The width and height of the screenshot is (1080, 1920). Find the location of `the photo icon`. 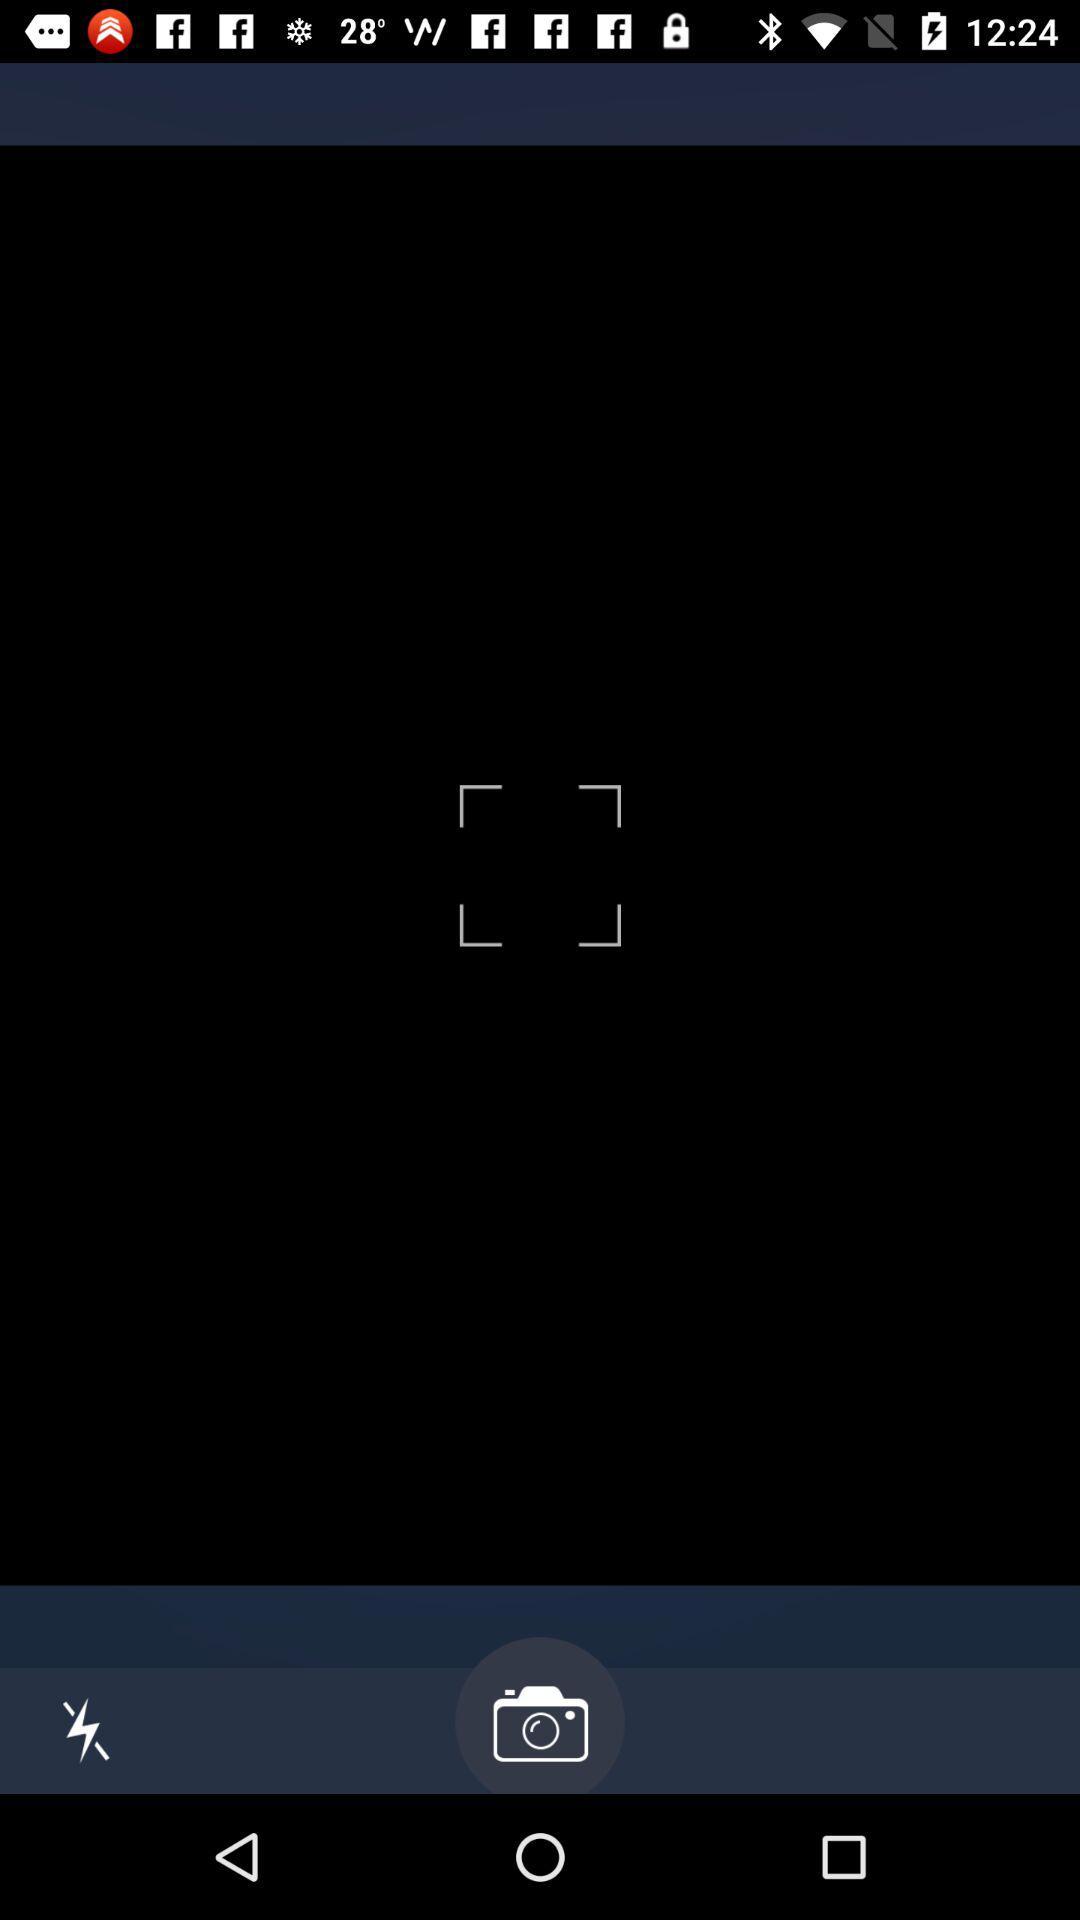

the photo icon is located at coordinates (540, 1714).